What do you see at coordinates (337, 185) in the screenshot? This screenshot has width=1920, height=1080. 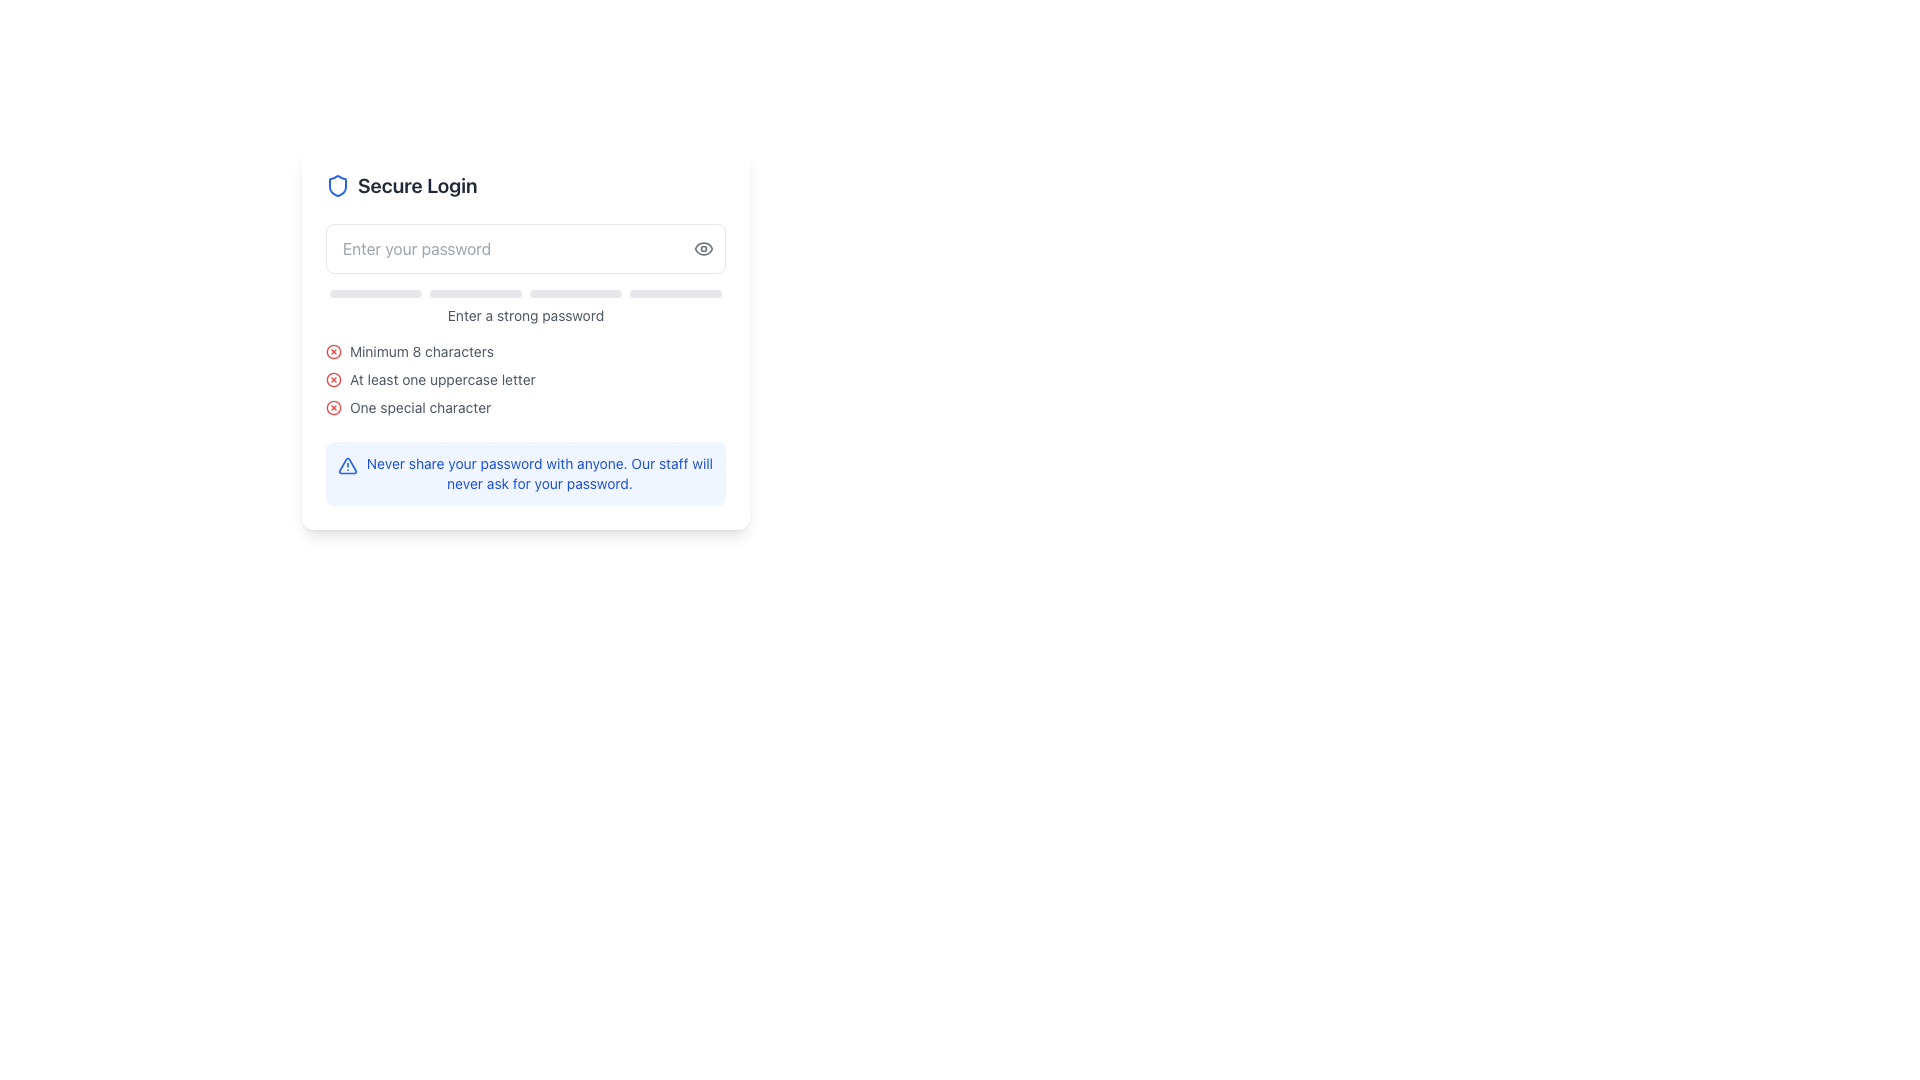 I see `security icon located to the left of the 'Secure Login' text, which serves as a visual indicator of protection` at bounding box center [337, 185].